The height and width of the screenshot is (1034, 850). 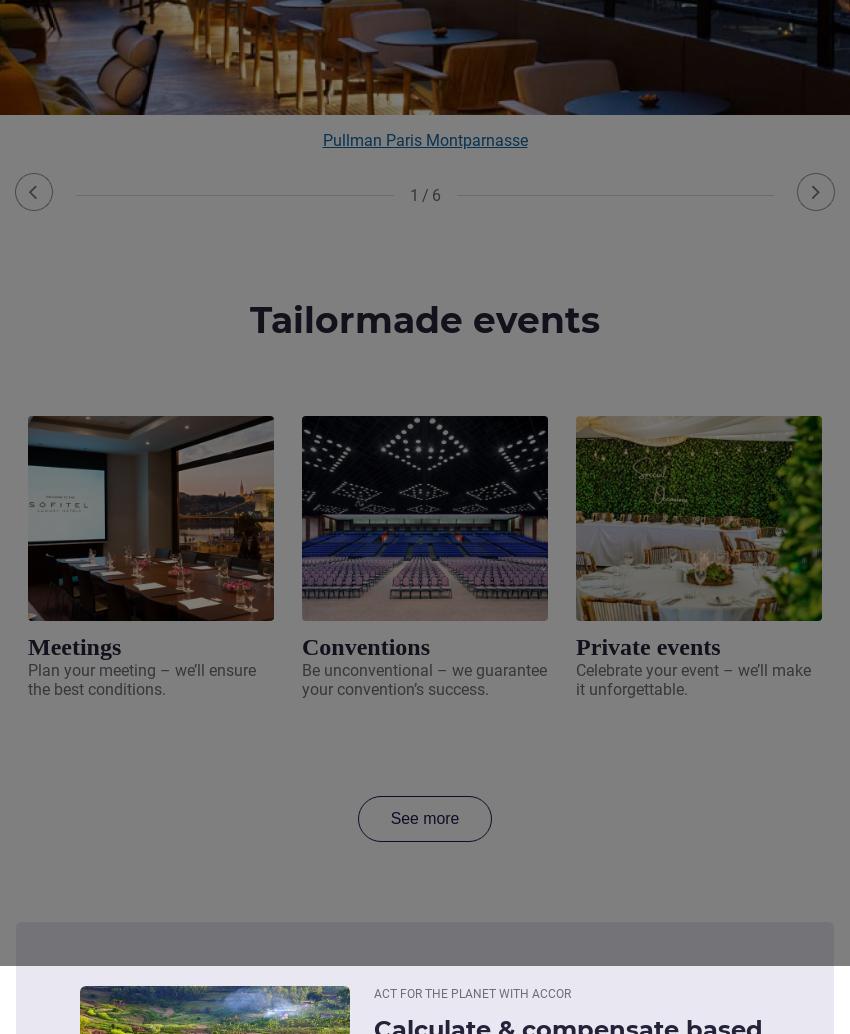 I want to click on 'Meetings', so click(x=74, y=646).